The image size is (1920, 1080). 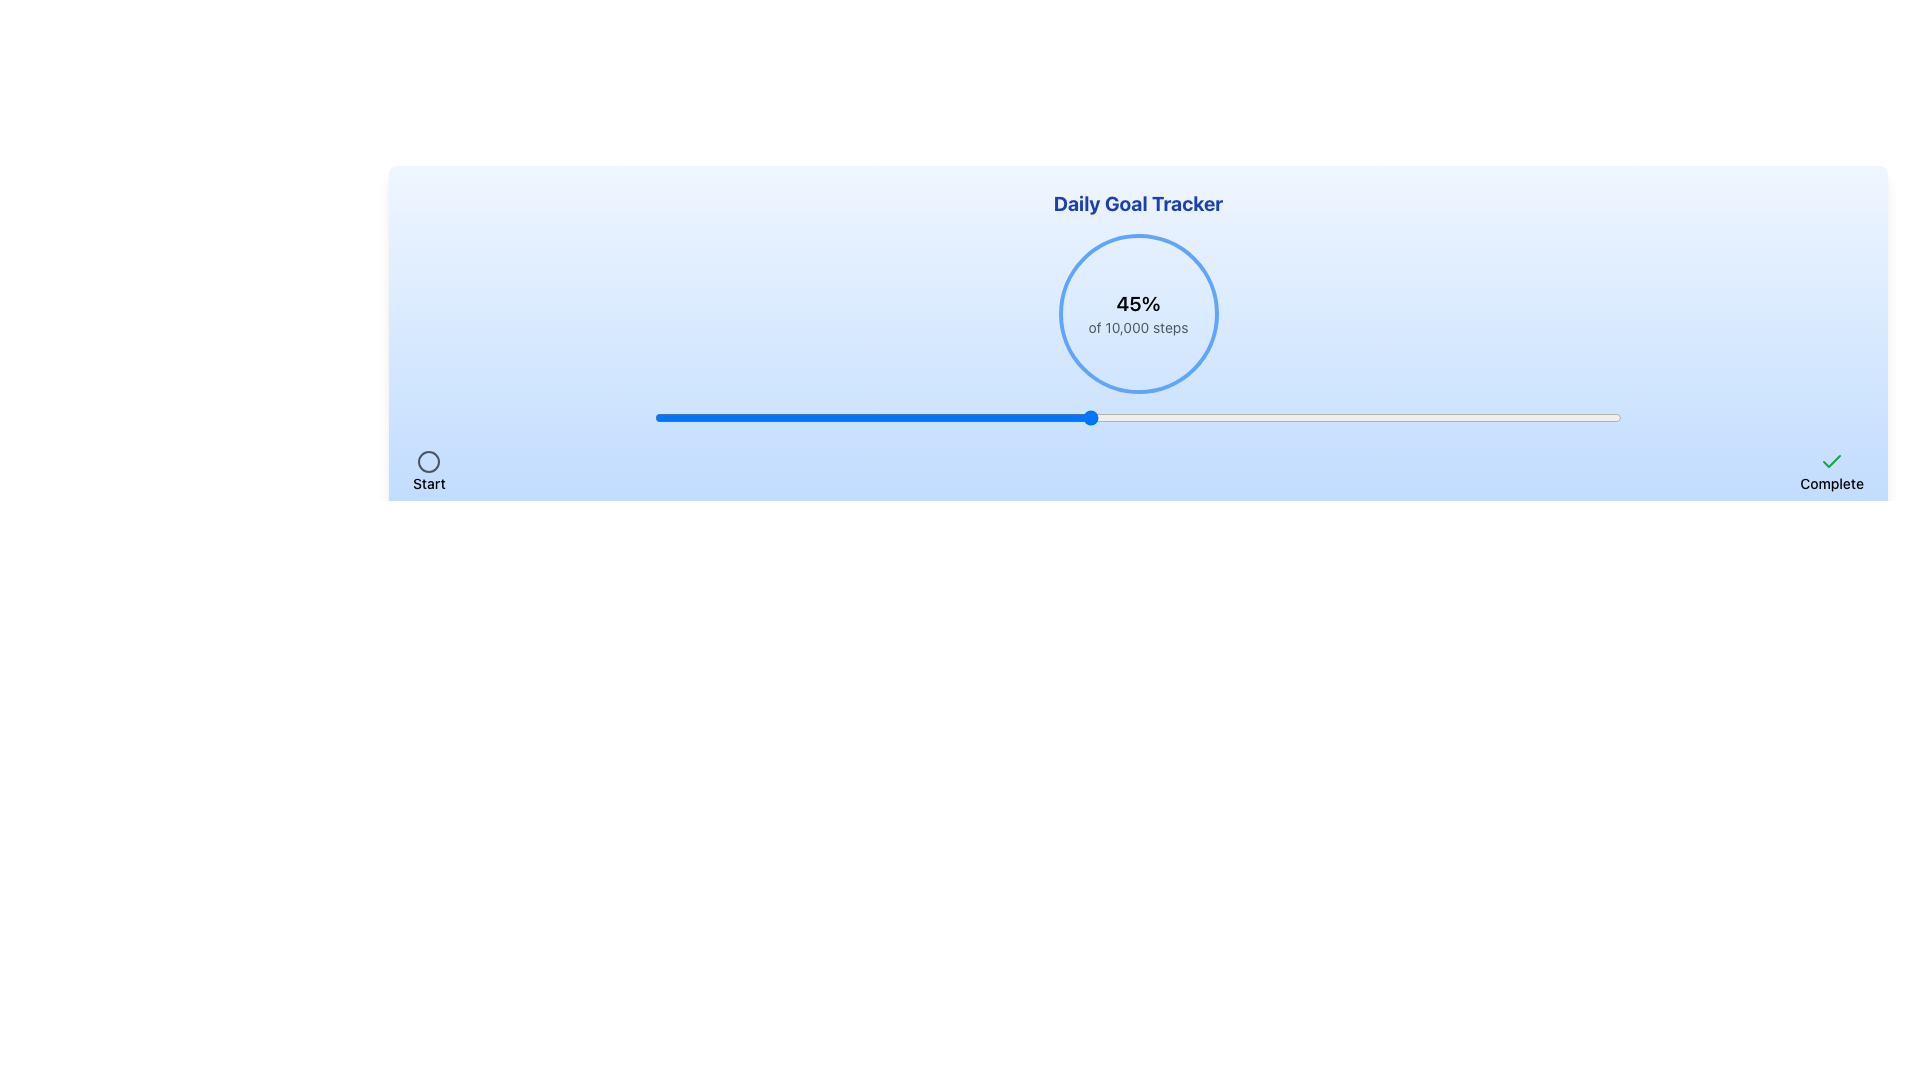 What do you see at coordinates (1138, 471) in the screenshot?
I see `the labels or icons within the Progress Indicator located at the bottom of the 'Daily Goal Tracker' card, specifically targeting the center of the progress indicator` at bounding box center [1138, 471].